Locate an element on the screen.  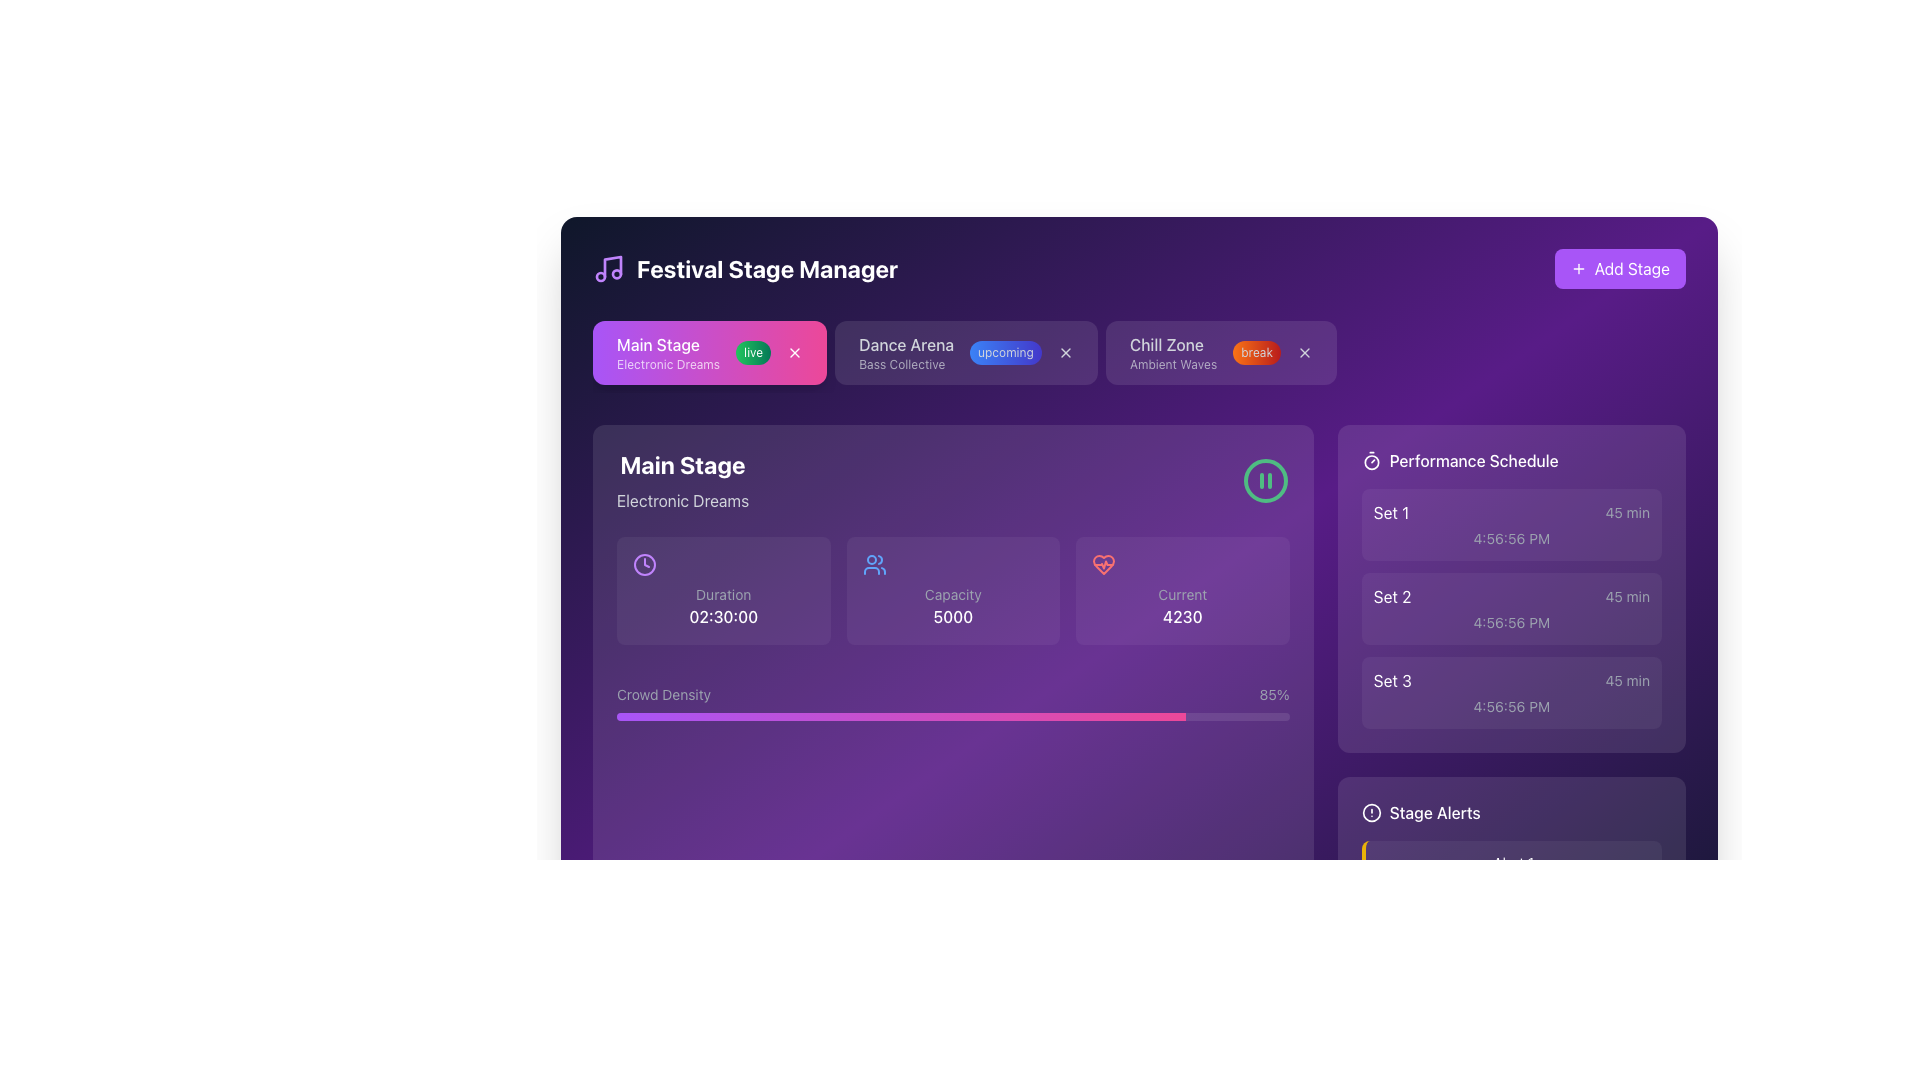
the middle informational card in the grid layout that displays stage-related statistics, featuring a blue-styled icon and the caption 'Capacity' with the value '5000' is located at coordinates (952, 589).